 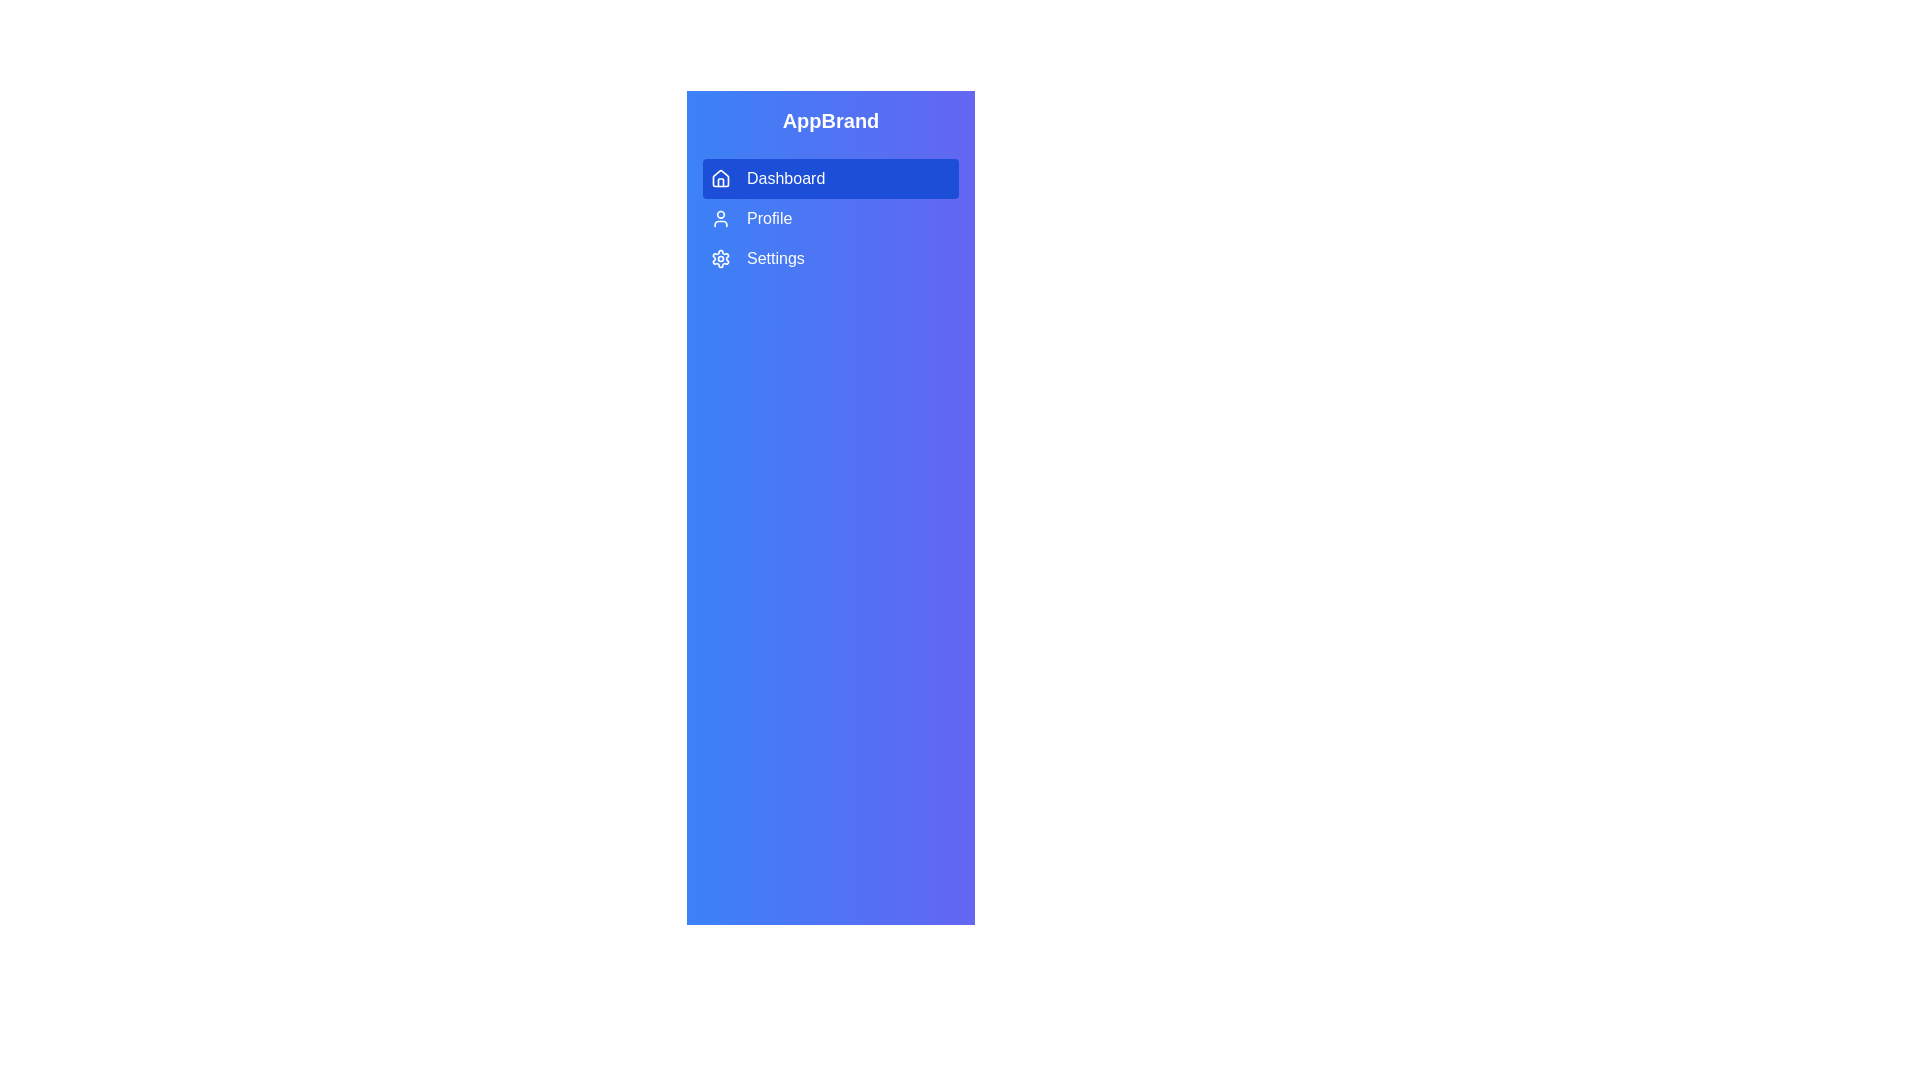 What do you see at coordinates (720, 176) in the screenshot?
I see `the Dashboard Icon in the navigation bar, which serves as a graphical representation for quick access to the Dashboard page` at bounding box center [720, 176].